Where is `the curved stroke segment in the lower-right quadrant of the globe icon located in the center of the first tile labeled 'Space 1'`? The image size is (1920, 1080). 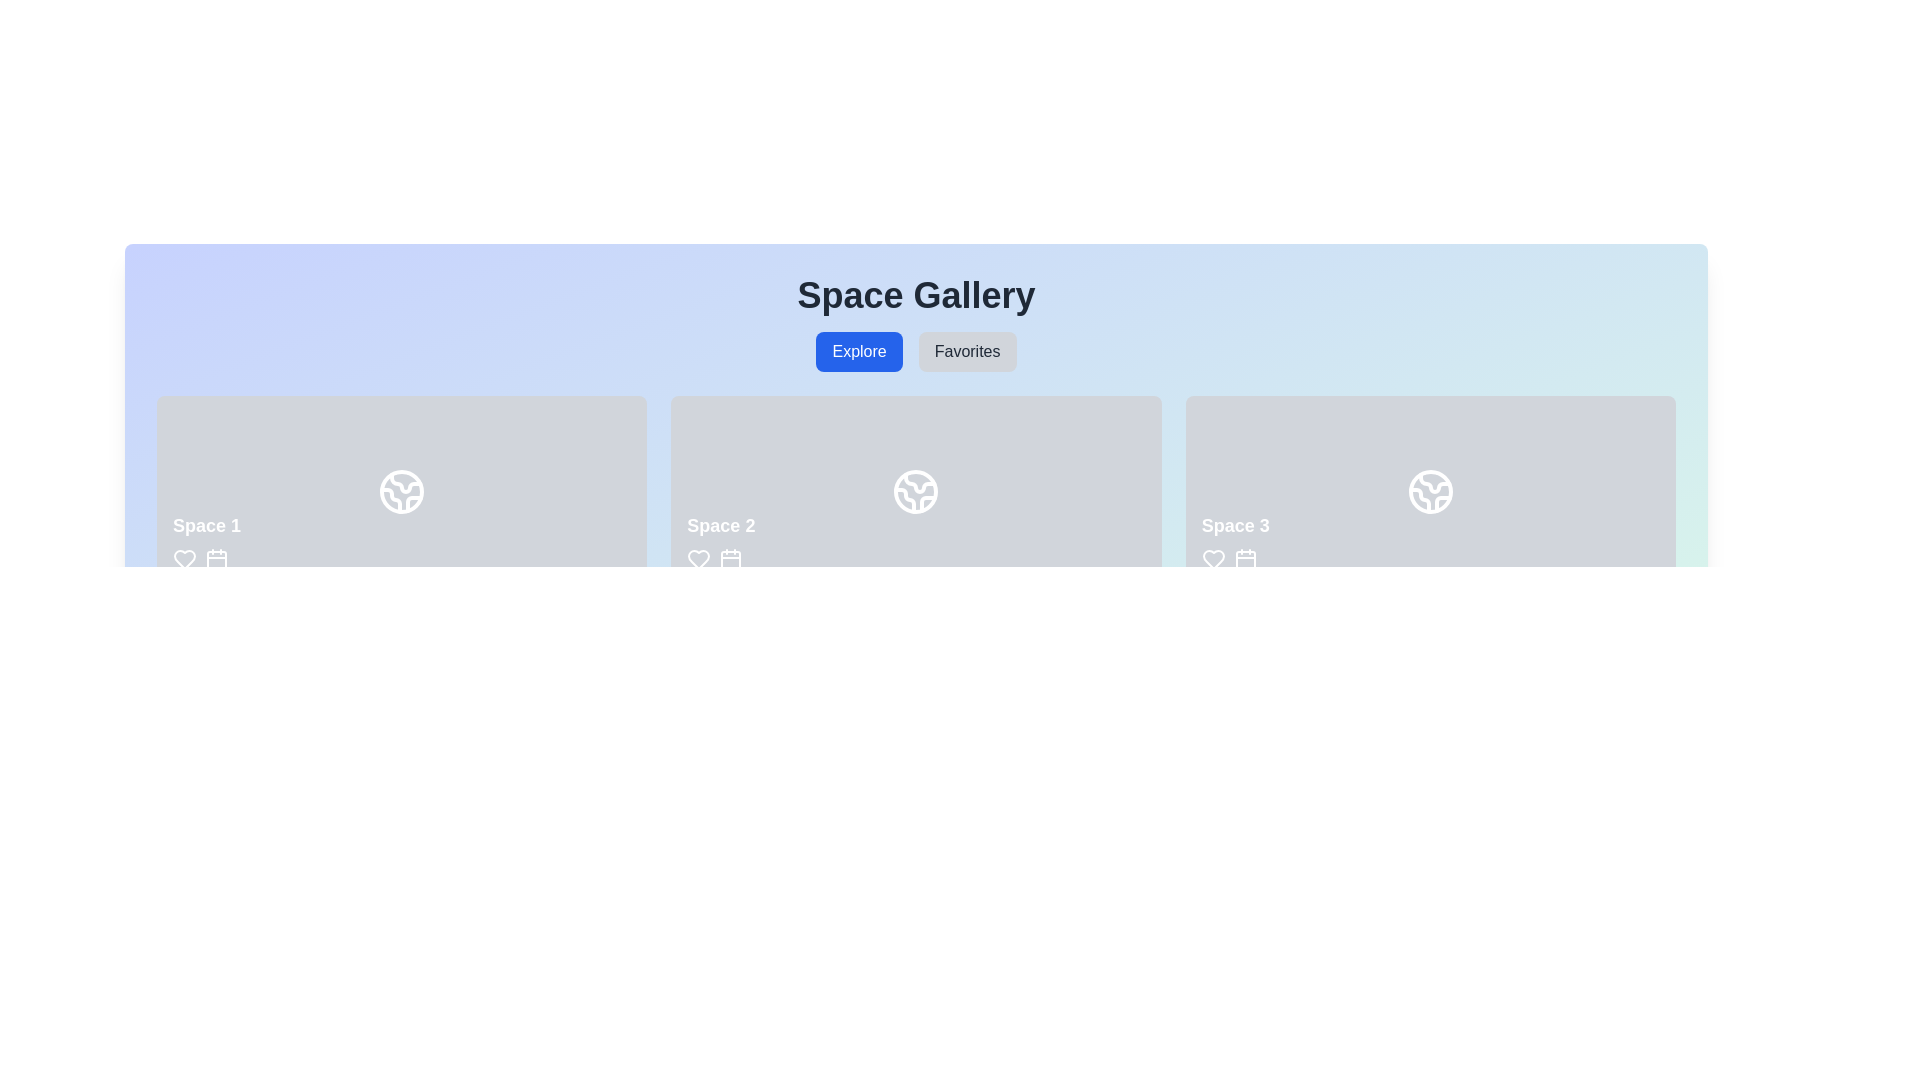 the curved stroke segment in the lower-right quadrant of the globe icon located in the center of the first tile labeled 'Space 1' is located at coordinates (413, 503).